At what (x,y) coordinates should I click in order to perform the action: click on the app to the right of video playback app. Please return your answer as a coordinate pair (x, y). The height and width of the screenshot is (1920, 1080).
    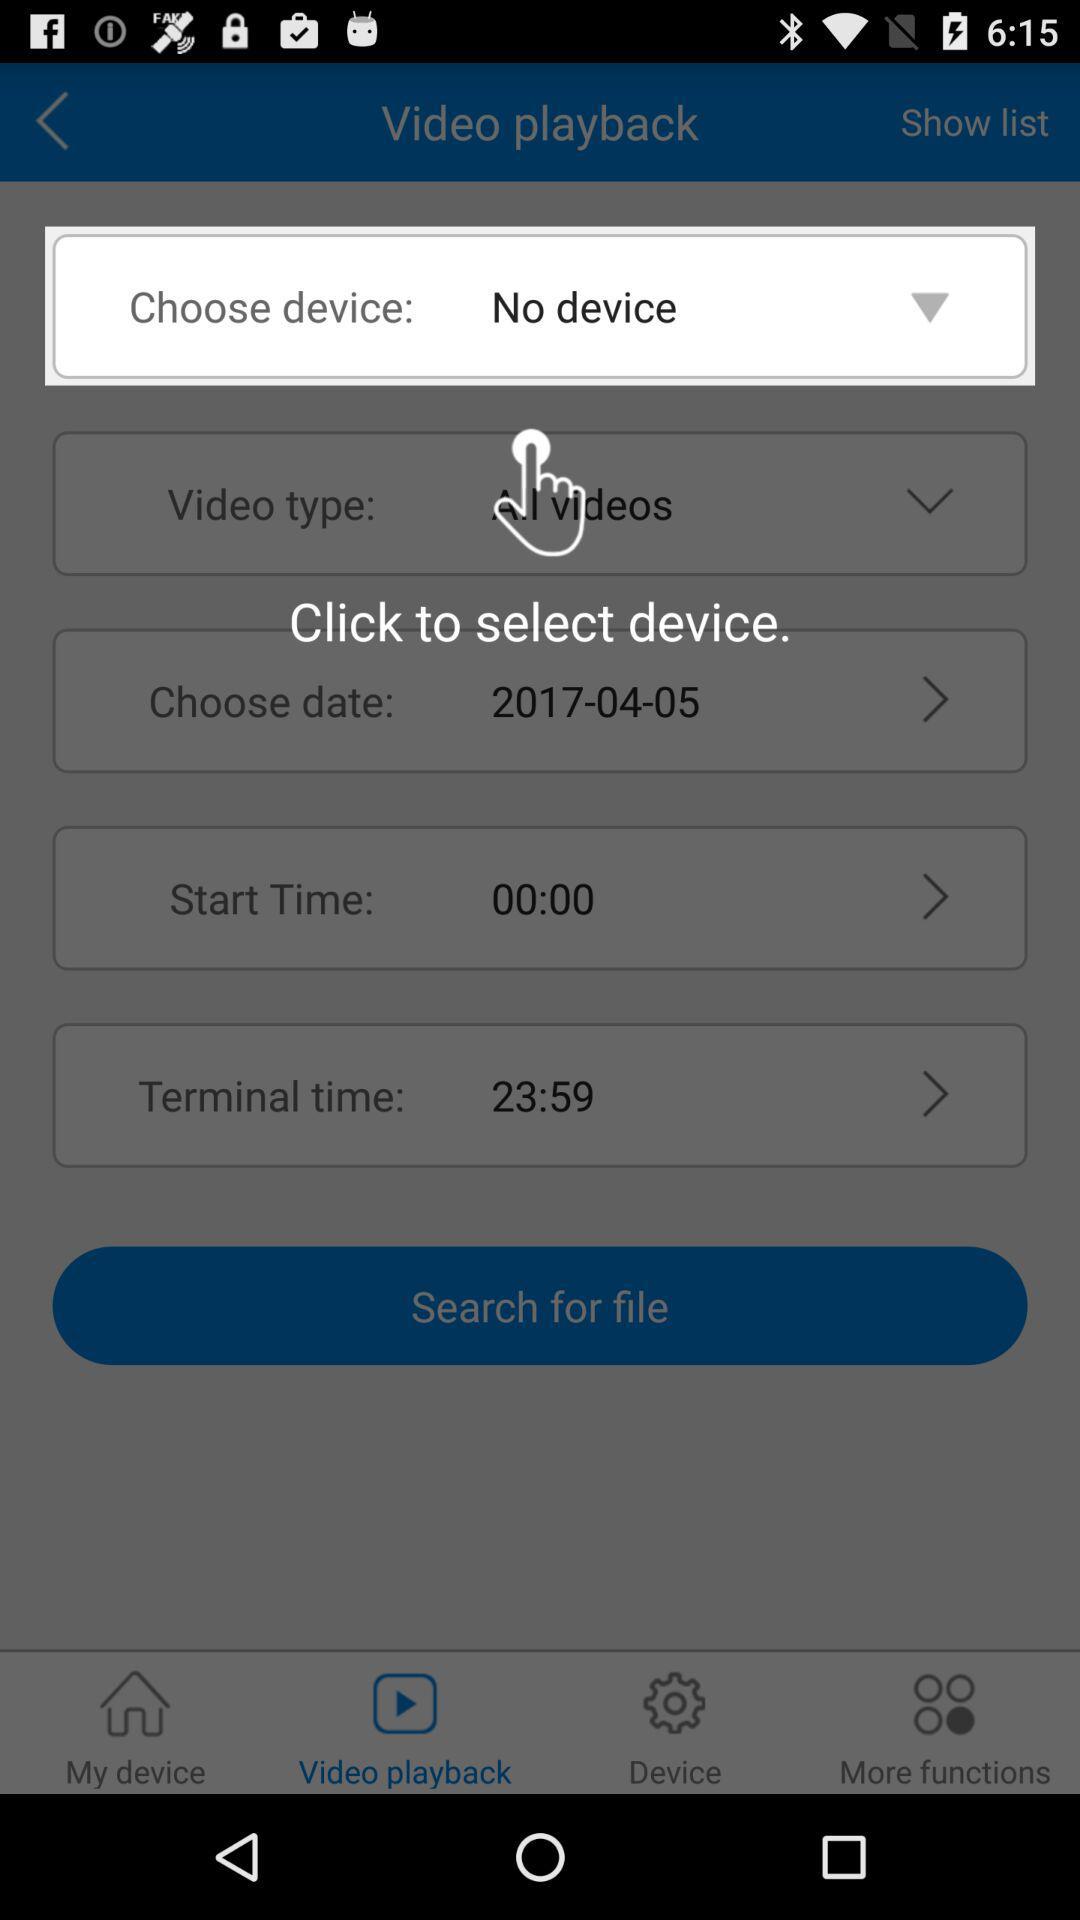
    Looking at the image, I should click on (974, 120).